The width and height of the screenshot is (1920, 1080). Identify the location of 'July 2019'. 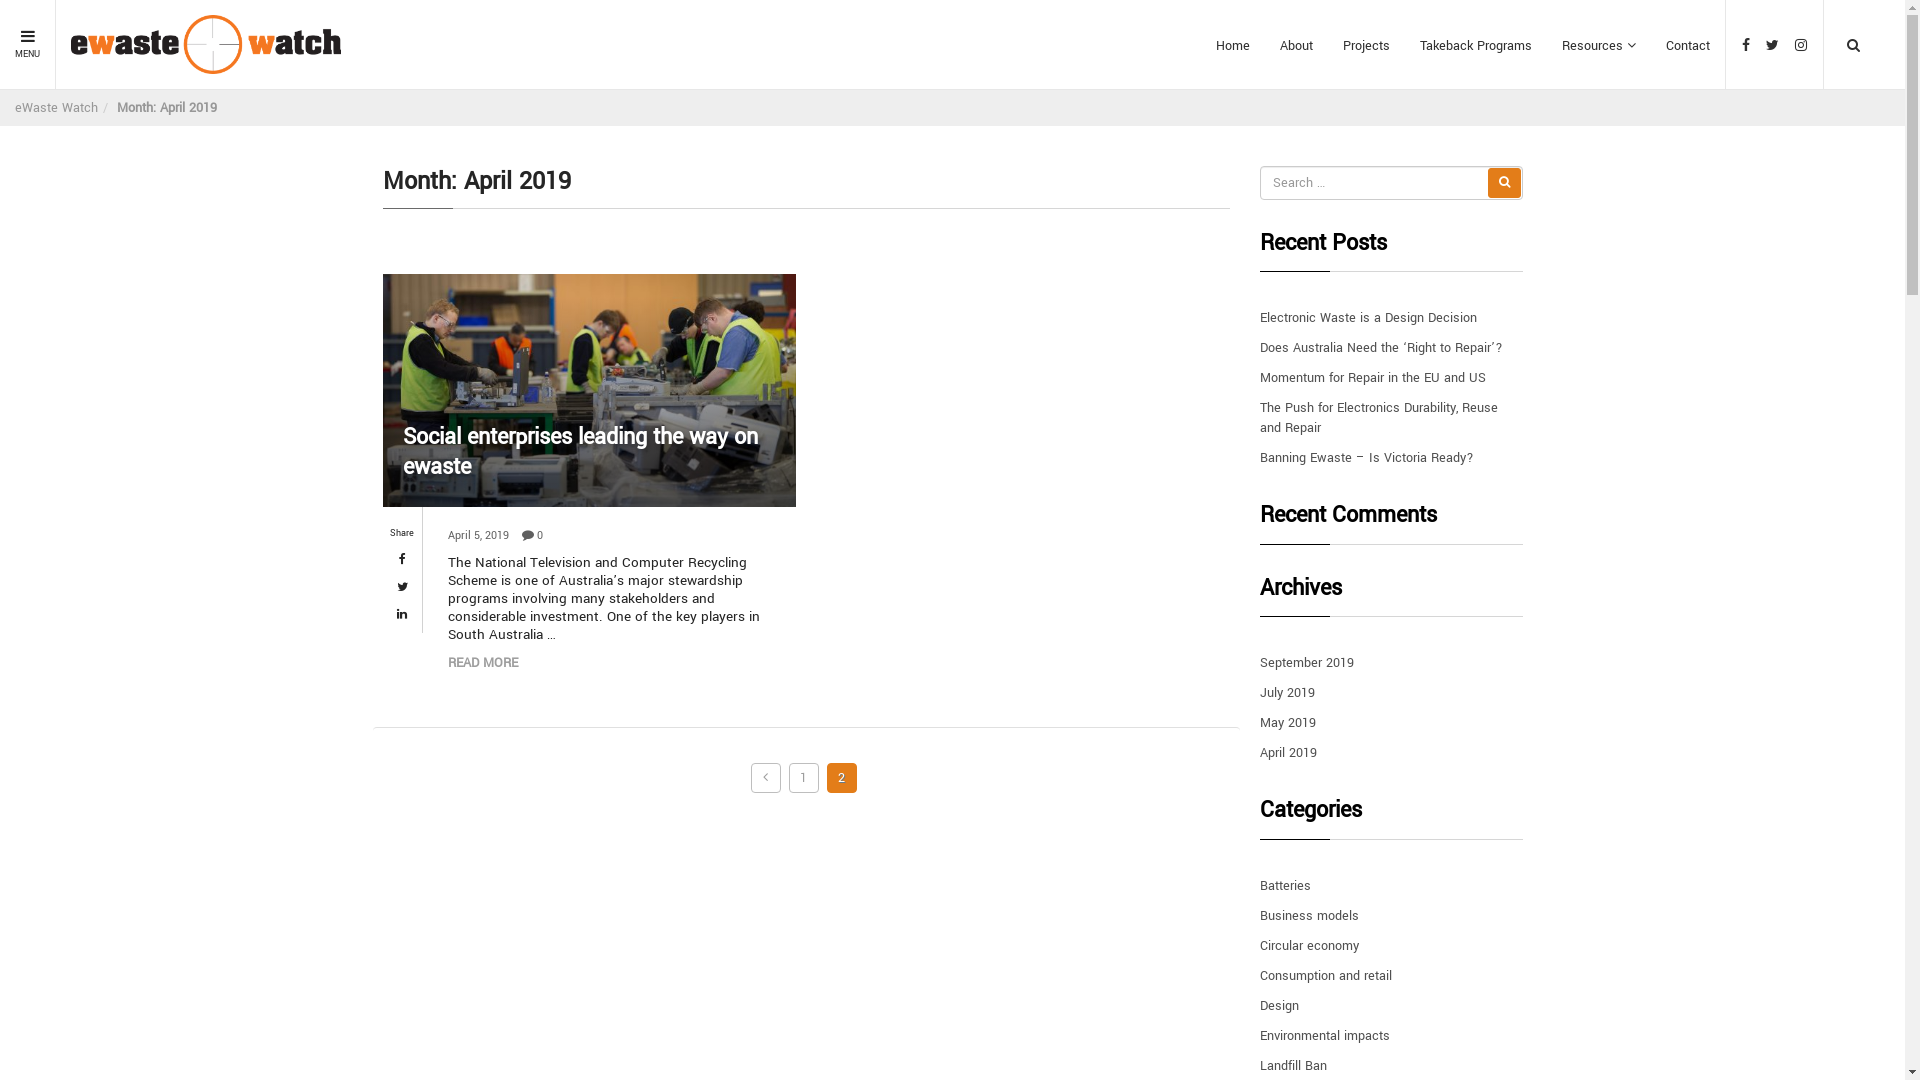
(1287, 692).